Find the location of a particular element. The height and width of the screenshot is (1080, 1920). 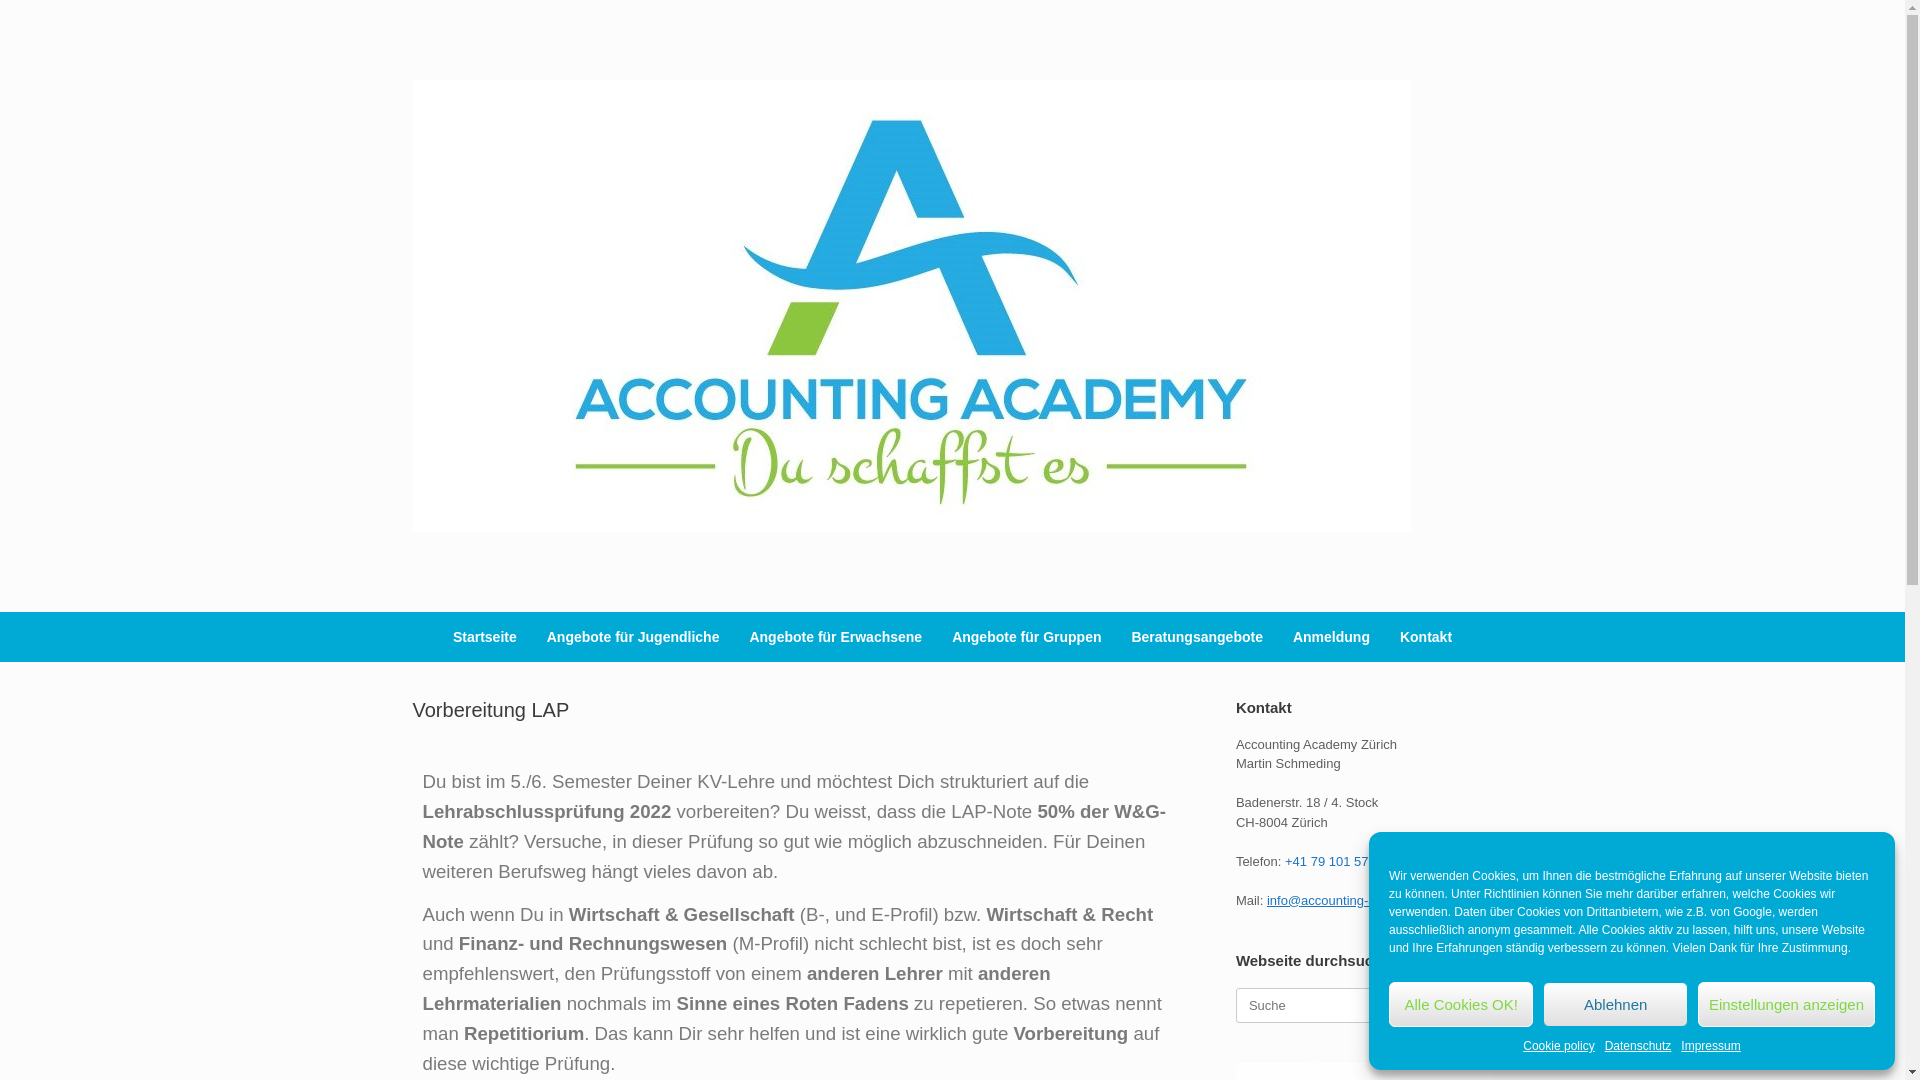

'info@accounting-academy.ch' is located at coordinates (1352, 898).